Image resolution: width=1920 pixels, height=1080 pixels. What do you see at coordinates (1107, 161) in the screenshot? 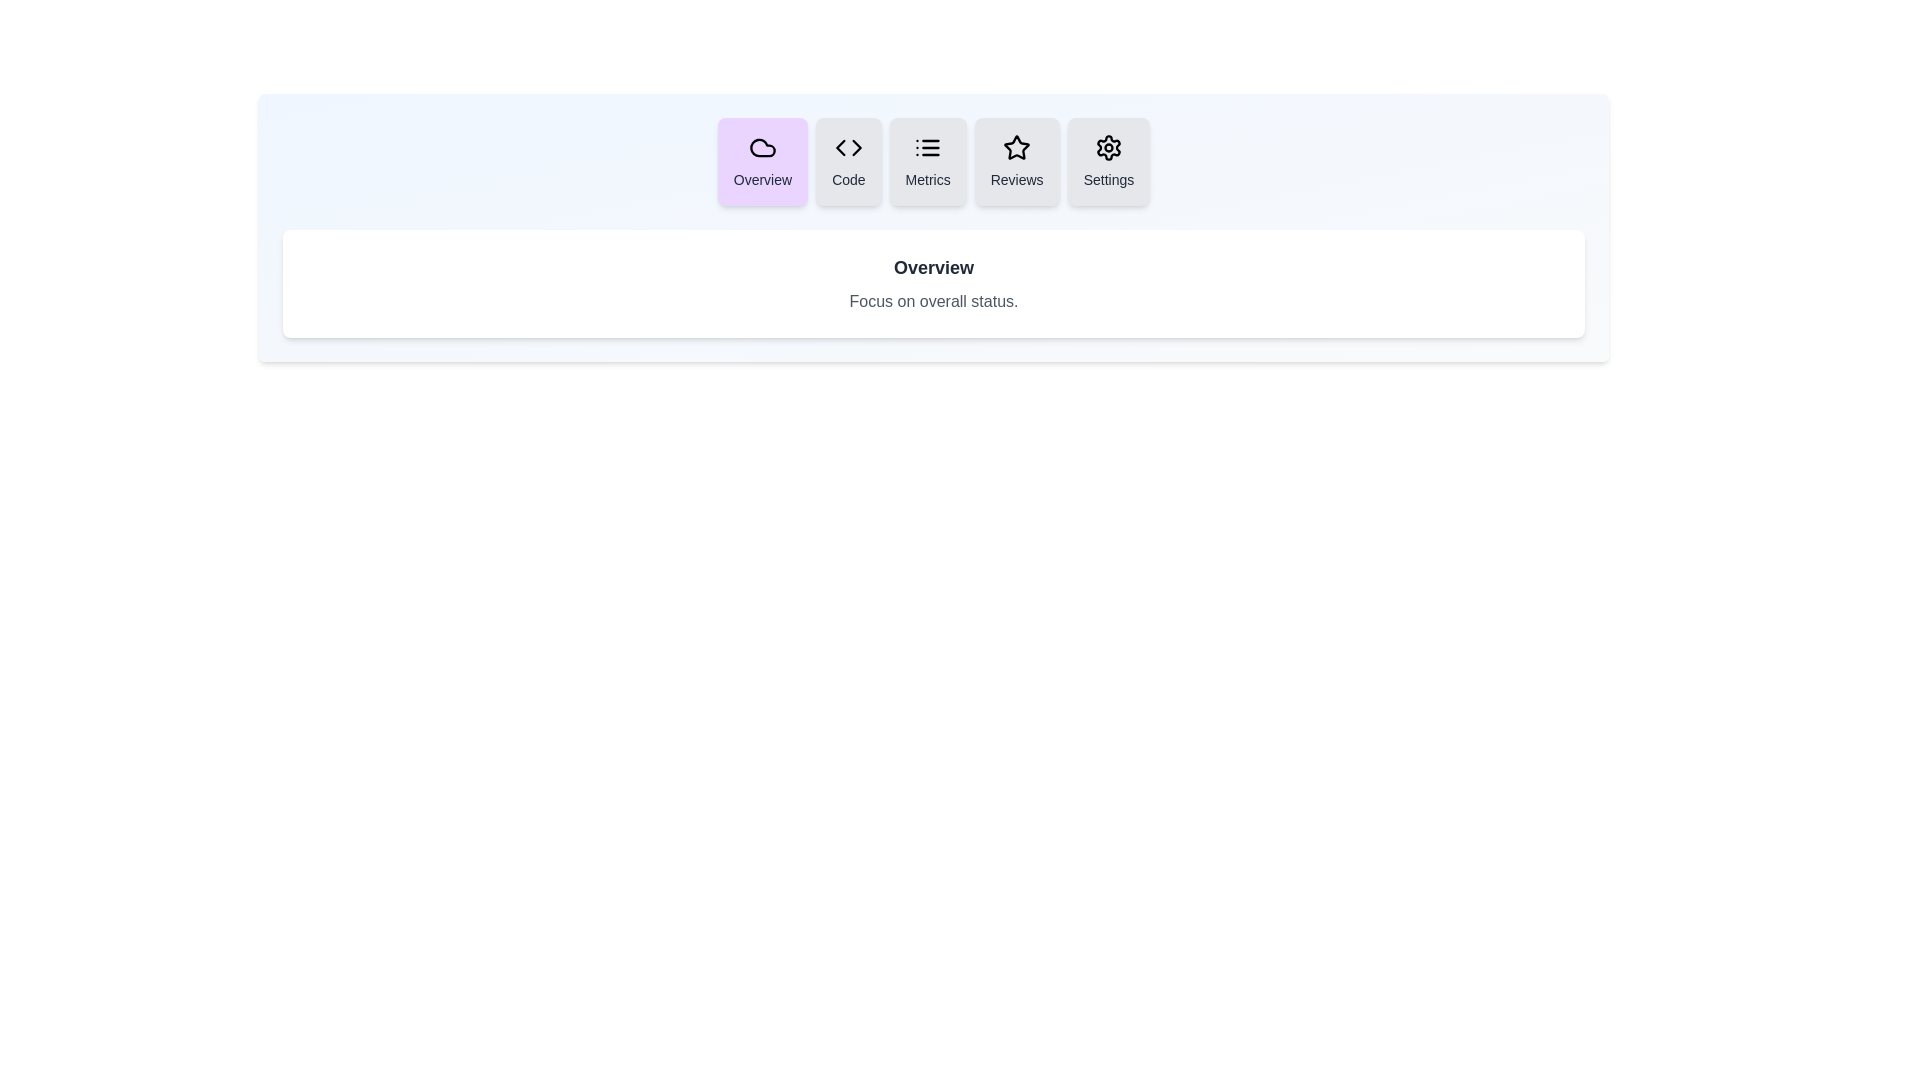
I see `the tab button labeled Settings to see the hover effect` at bounding box center [1107, 161].